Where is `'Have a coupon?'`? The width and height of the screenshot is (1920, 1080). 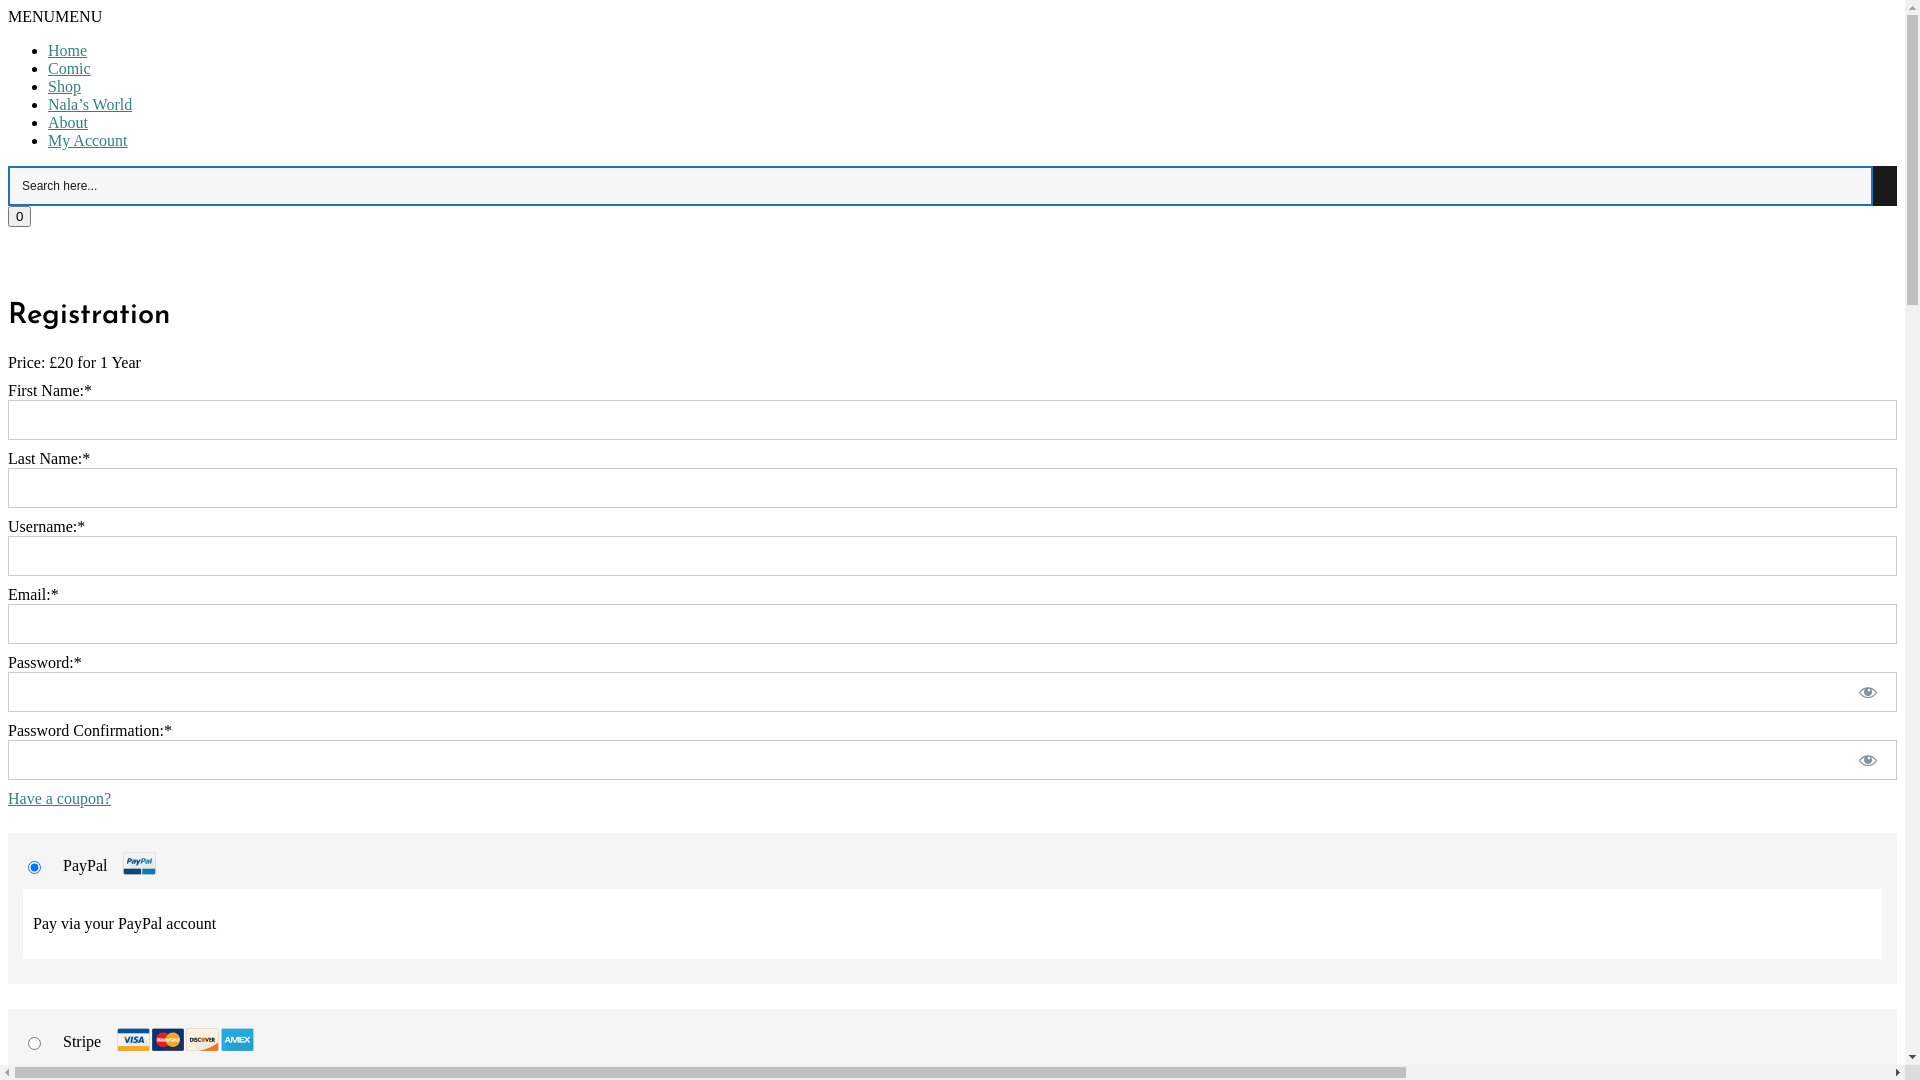 'Have a coupon?' is located at coordinates (59, 797).